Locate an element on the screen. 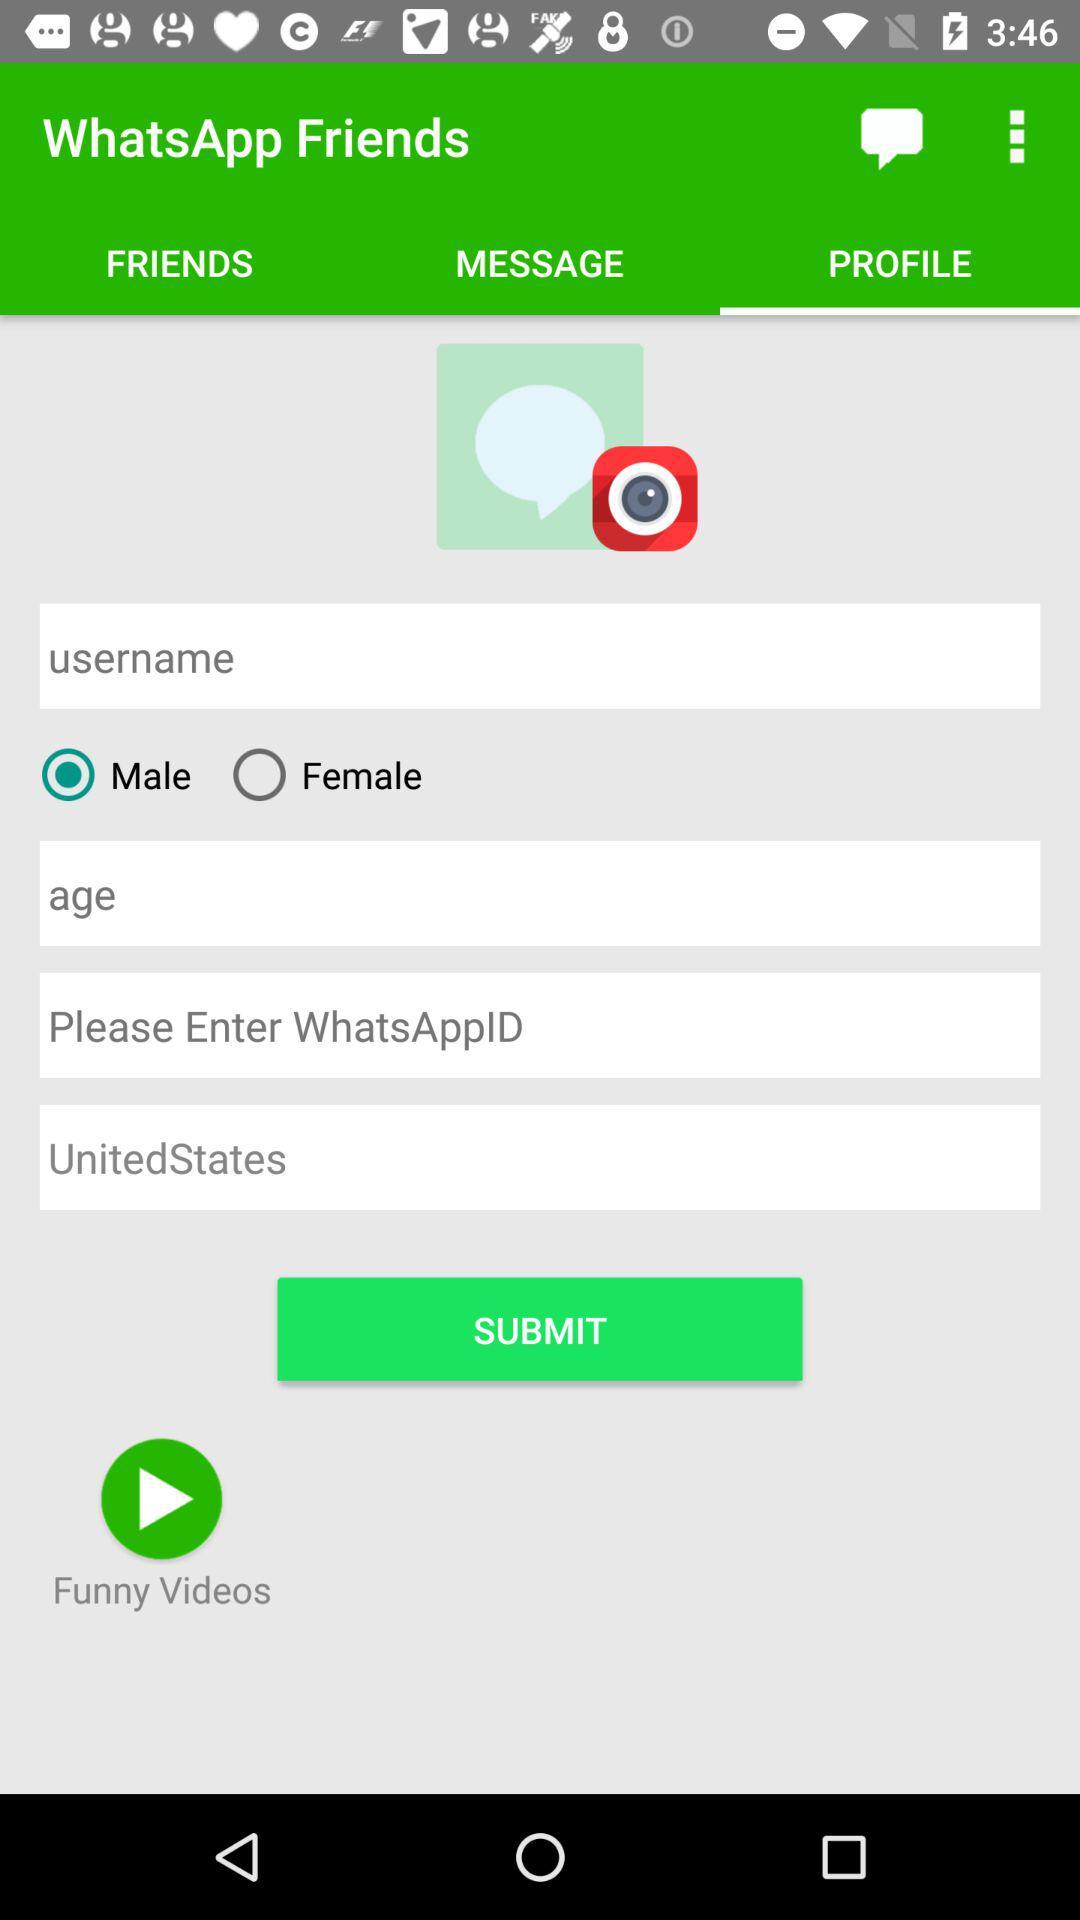  male item is located at coordinates (108, 773).